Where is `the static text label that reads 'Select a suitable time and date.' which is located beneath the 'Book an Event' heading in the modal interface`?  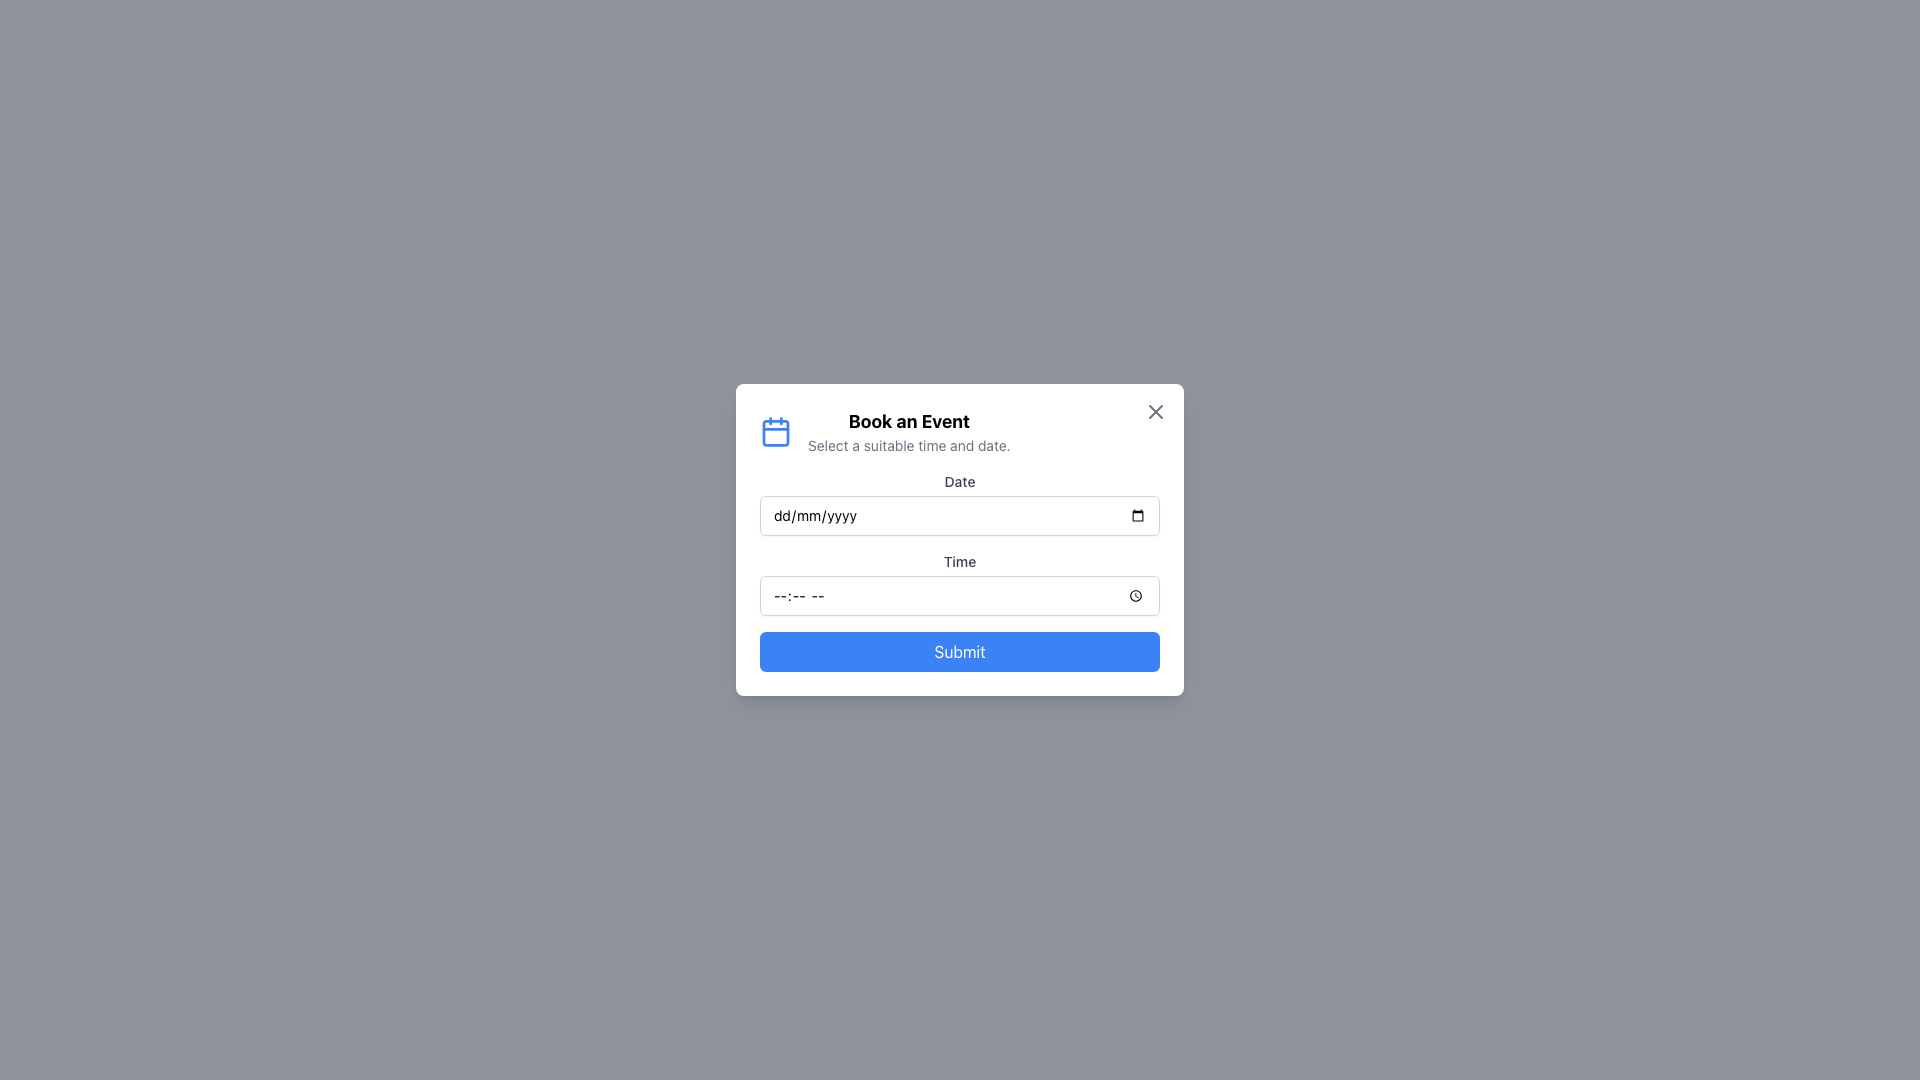 the static text label that reads 'Select a suitable time and date.' which is located beneath the 'Book an Event' heading in the modal interface is located at coordinates (908, 445).